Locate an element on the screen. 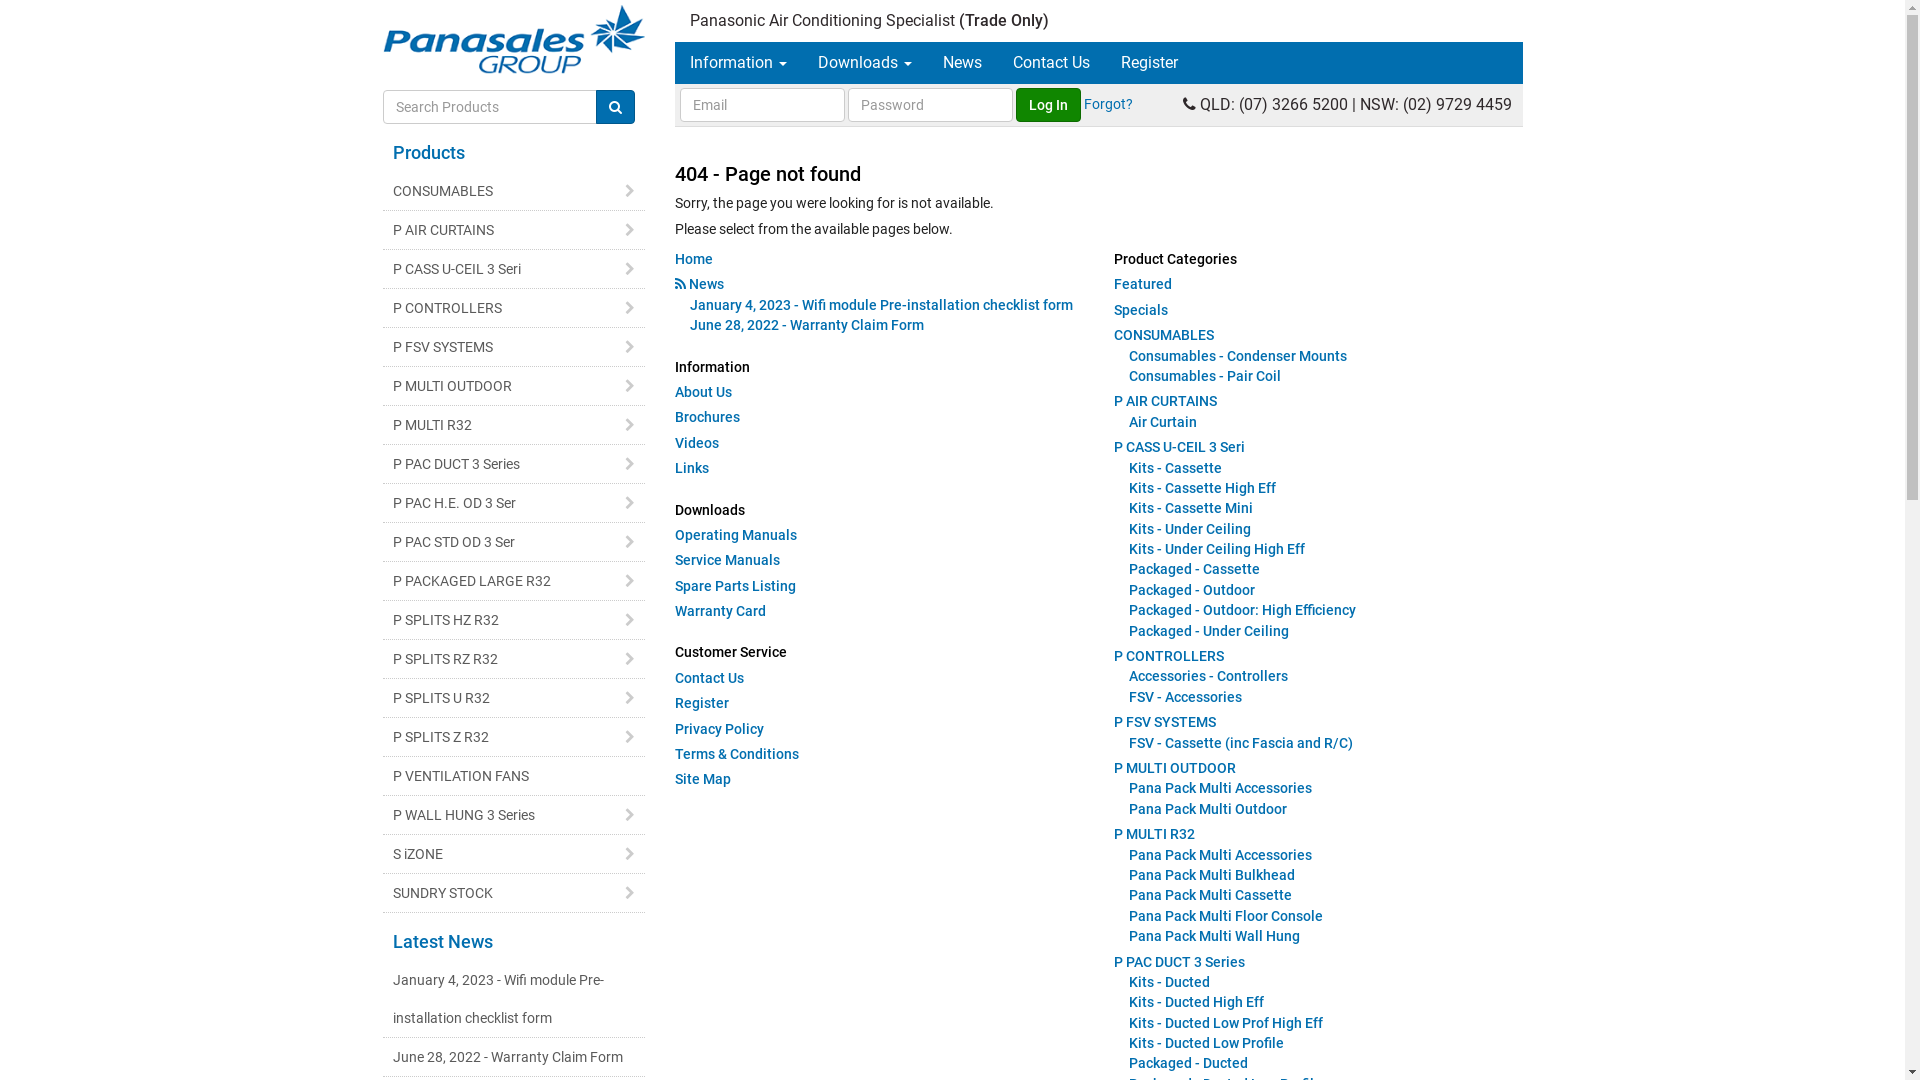  'Specials' is located at coordinates (1112, 309).